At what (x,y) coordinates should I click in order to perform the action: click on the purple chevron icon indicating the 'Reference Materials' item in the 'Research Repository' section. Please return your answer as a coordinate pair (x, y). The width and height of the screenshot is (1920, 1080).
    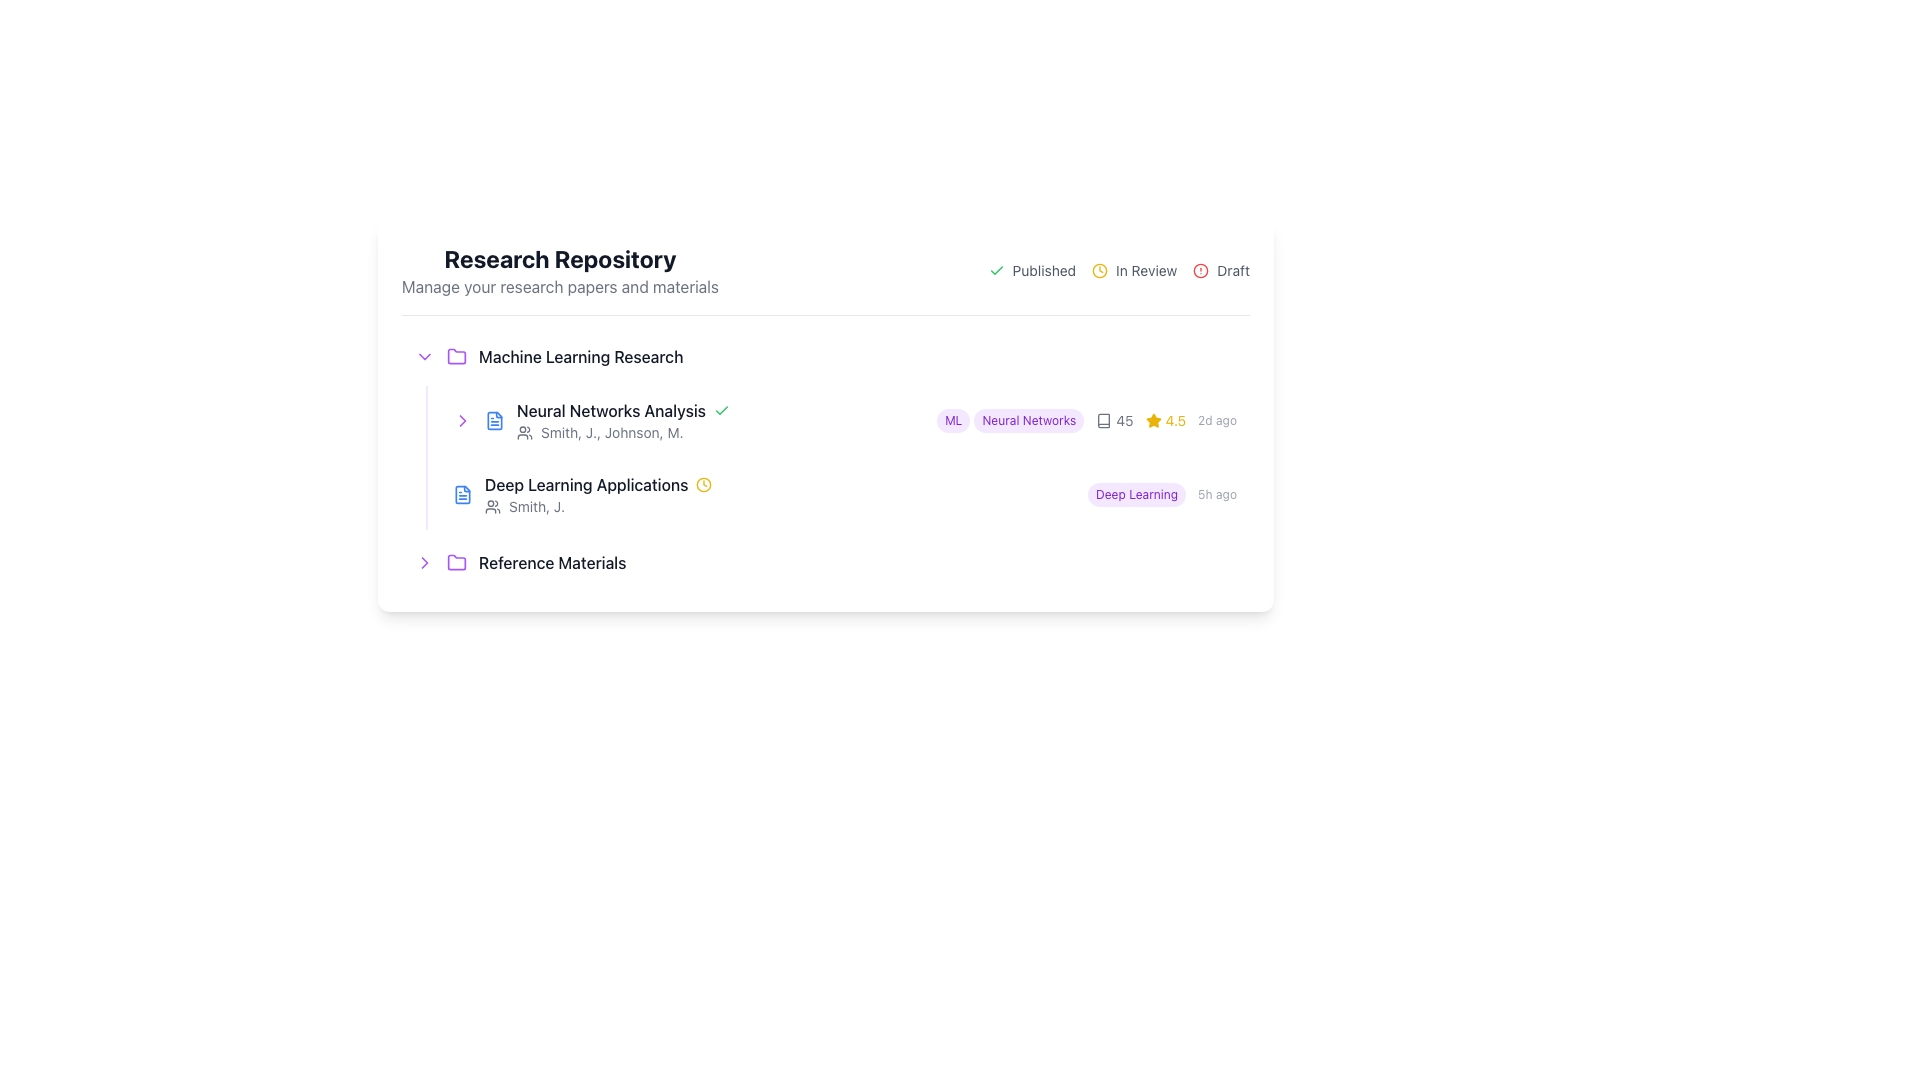
    Looking at the image, I should click on (424, 563).